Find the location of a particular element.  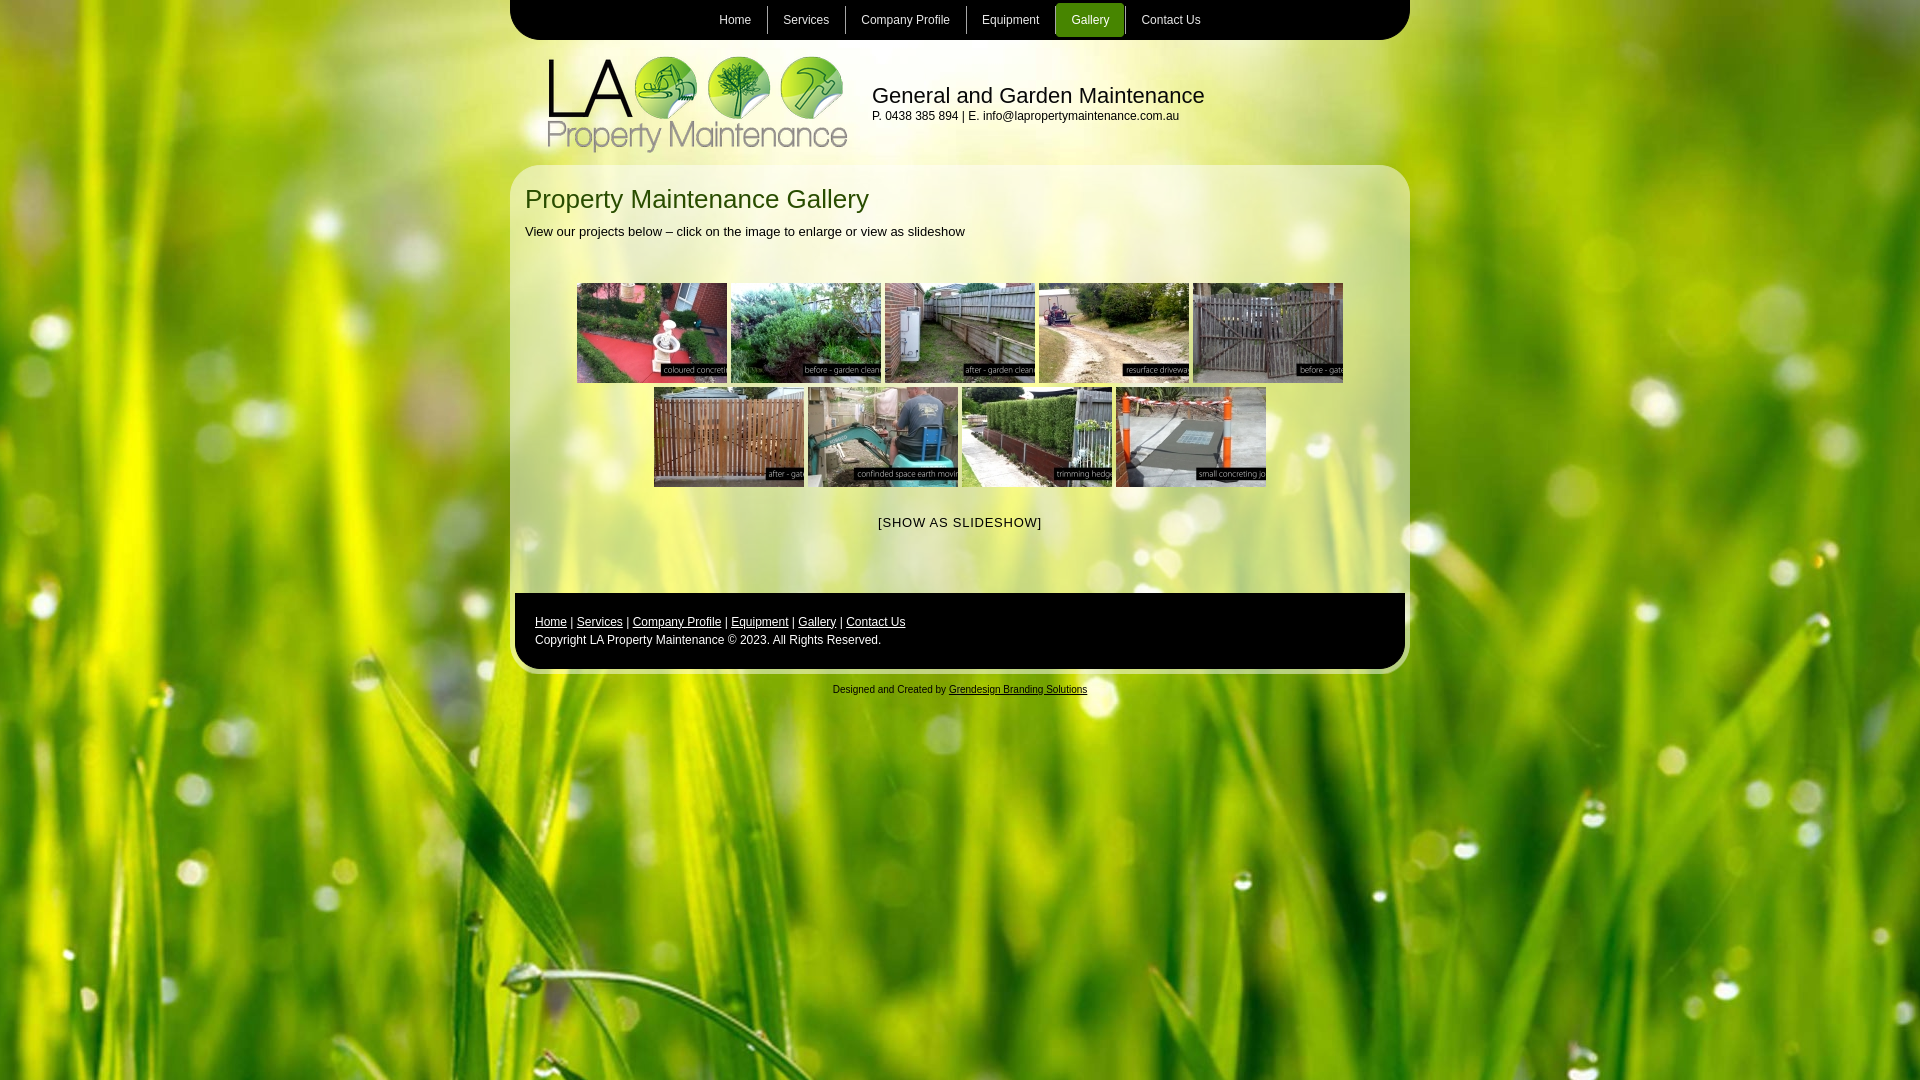

'la-property-maintenance-small-section-concreating' is located at coordinates (1190, 435).